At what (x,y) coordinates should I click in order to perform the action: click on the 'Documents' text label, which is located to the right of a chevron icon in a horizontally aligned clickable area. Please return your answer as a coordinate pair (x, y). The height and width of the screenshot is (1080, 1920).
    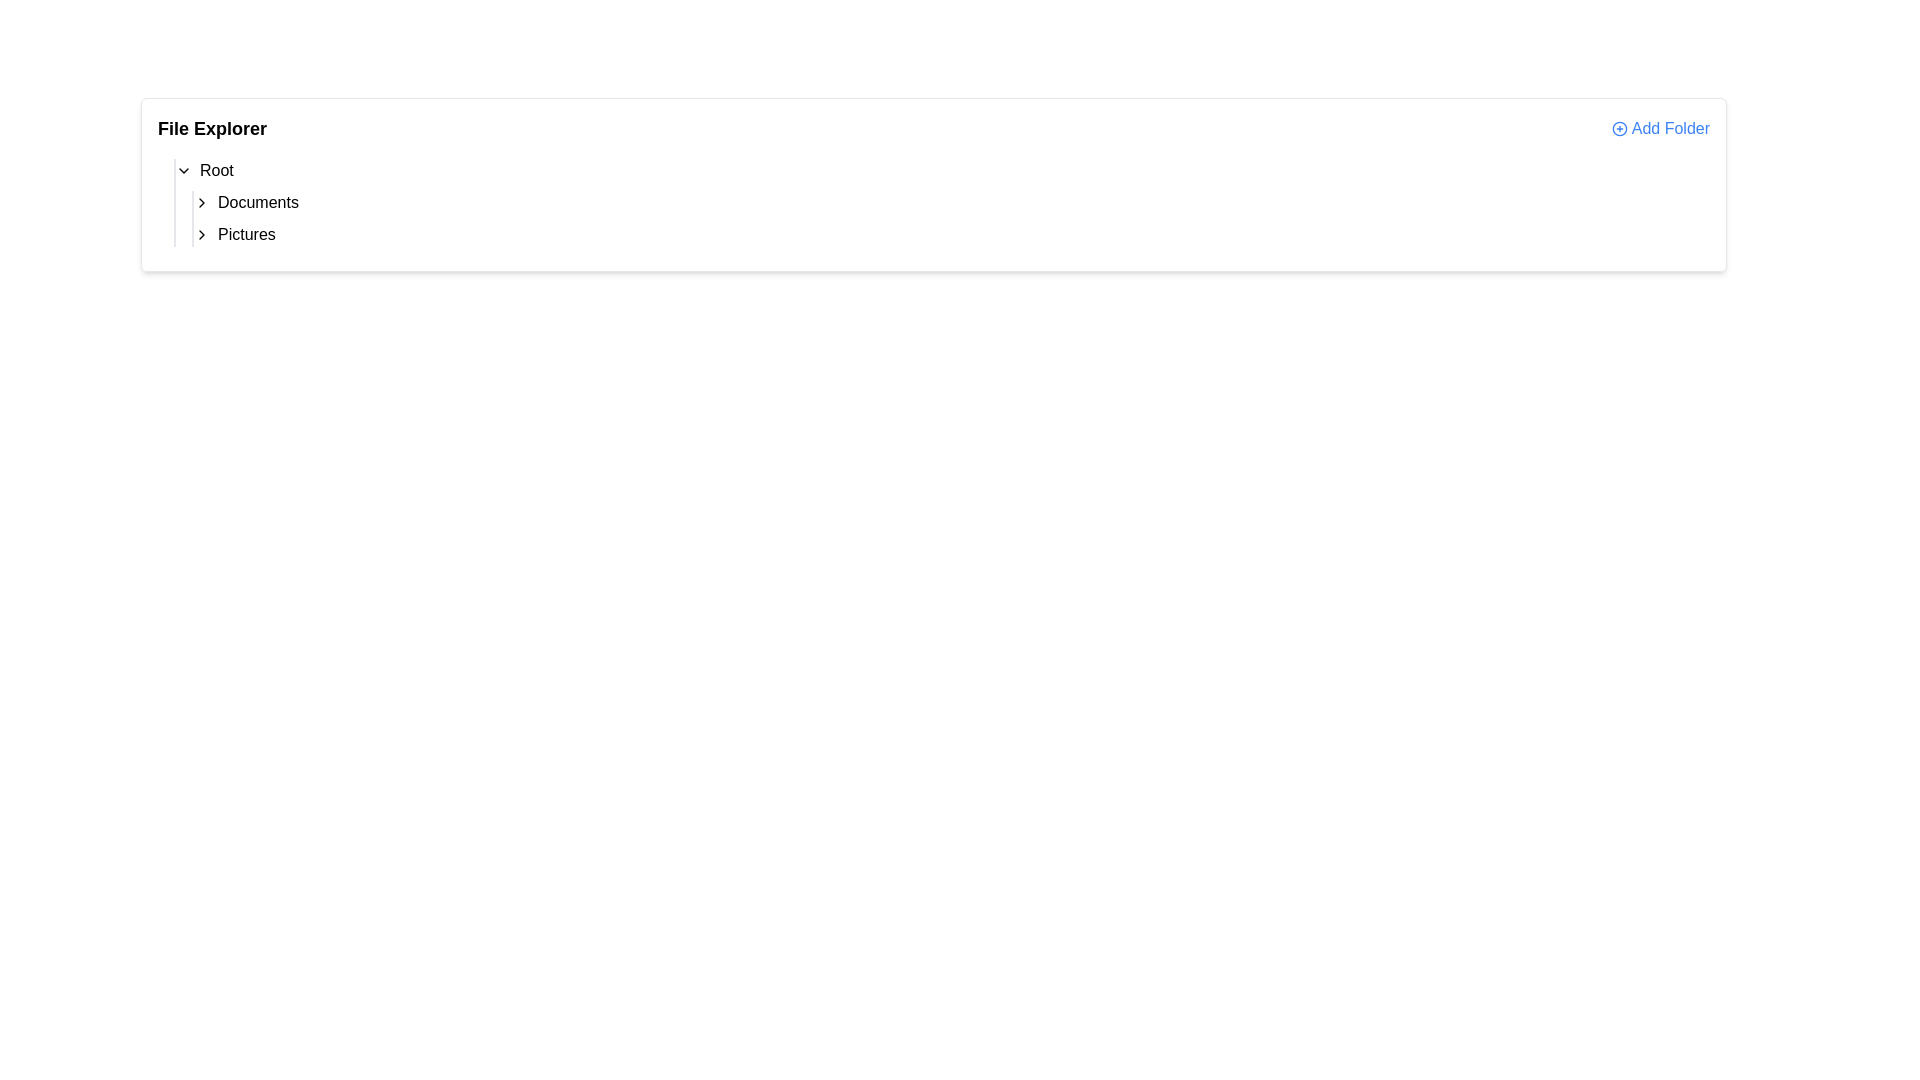
    Looking at the image, I should click on (257, 203).